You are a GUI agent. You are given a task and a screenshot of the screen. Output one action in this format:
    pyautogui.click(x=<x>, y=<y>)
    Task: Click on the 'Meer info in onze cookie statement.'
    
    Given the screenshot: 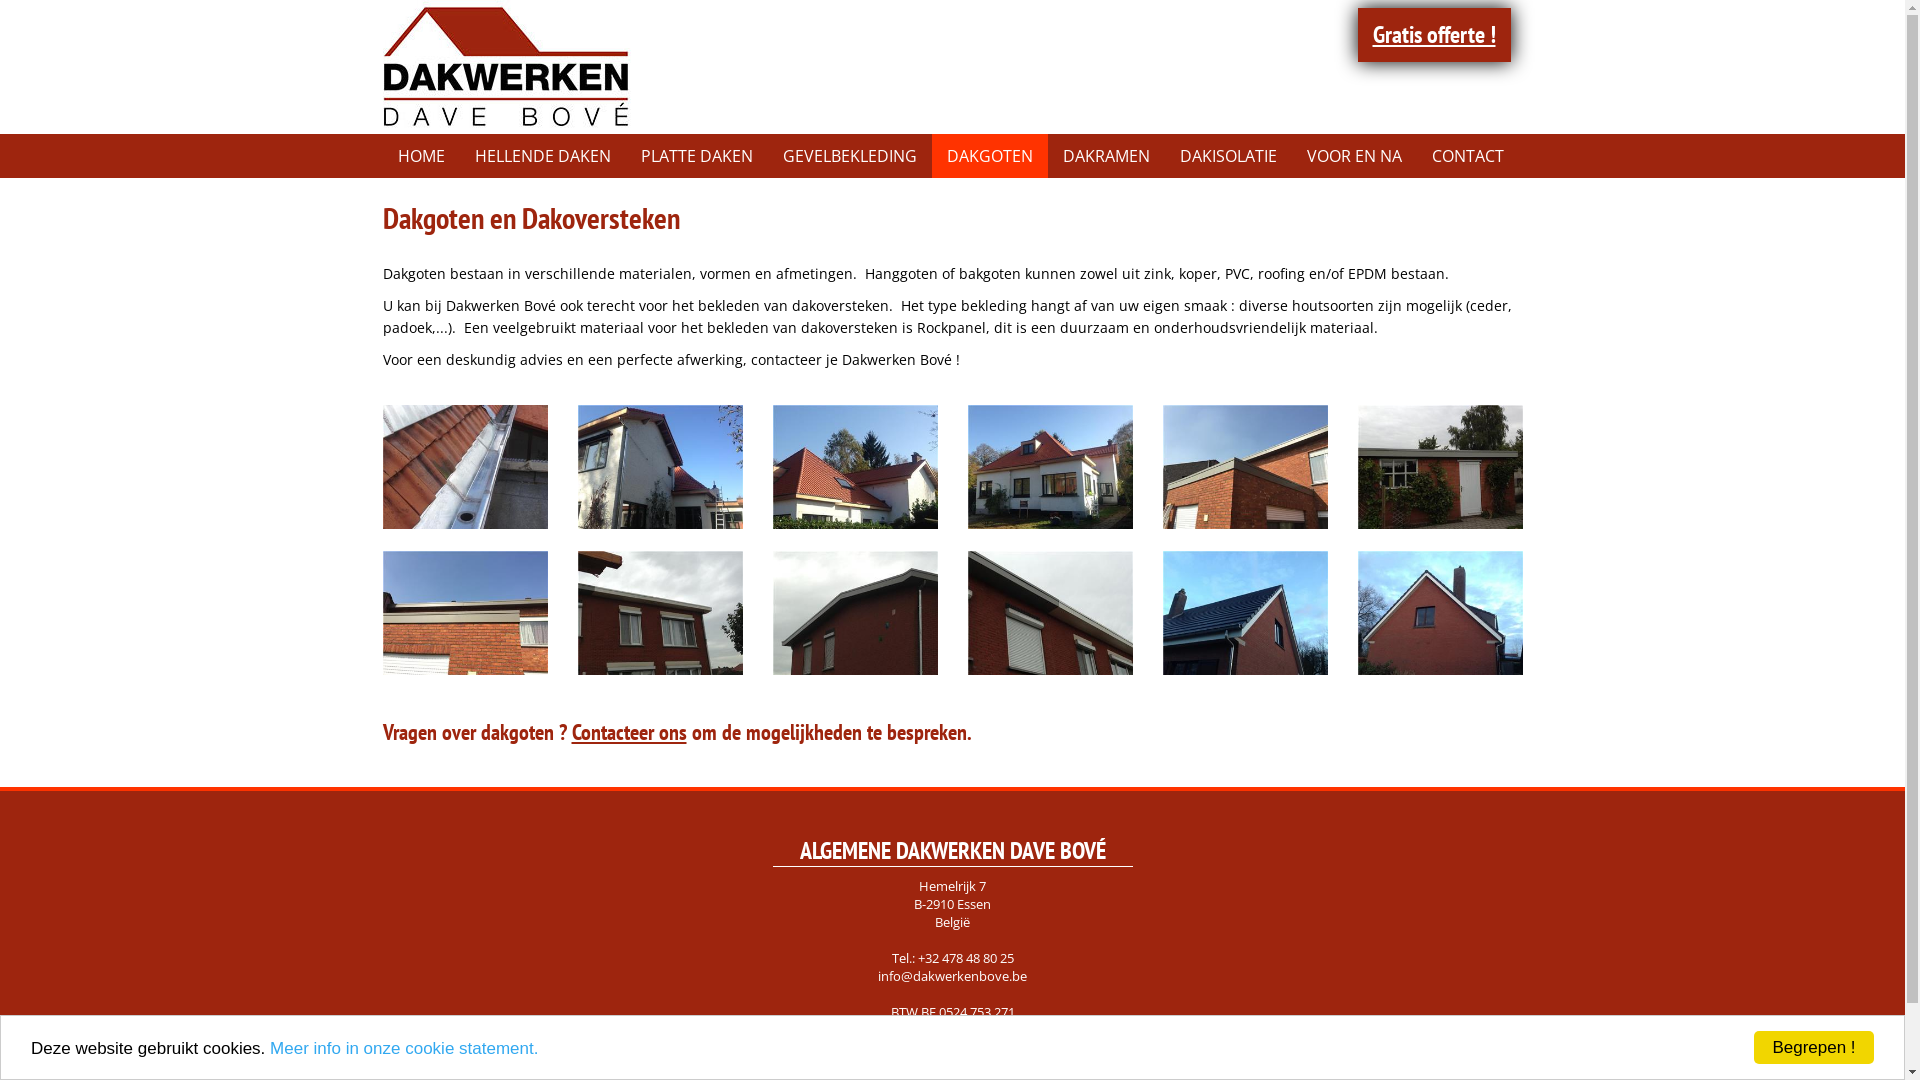 What is the action you would take?
    pyautogui.click(x=402, y=1046)
    